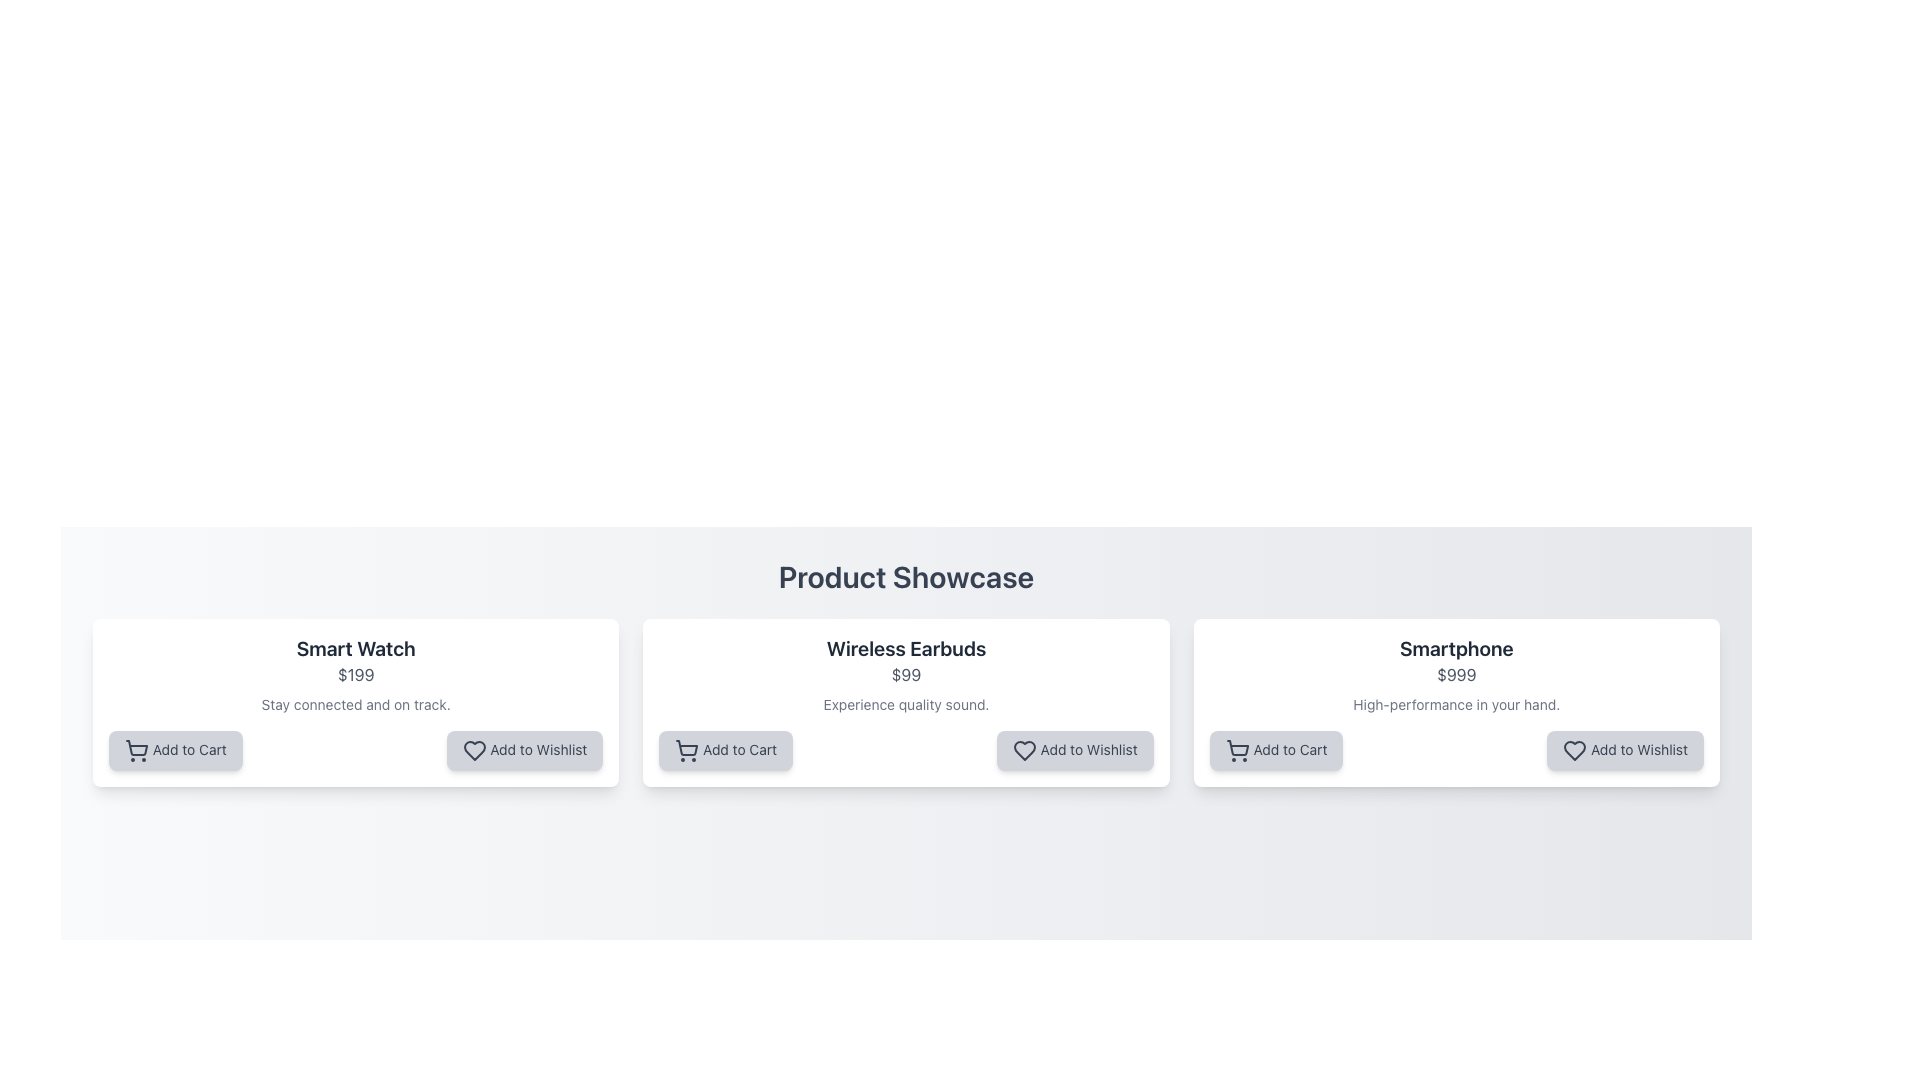 The width and height of the screenshot is (1920, 1080). What do you see at coordinates (1574, 751) in the screenshot?
I see `the icon within the 'Add to Wishlist' button located at the bottom right corner of the Smartphone product card` at bounding box center [1574, 751].